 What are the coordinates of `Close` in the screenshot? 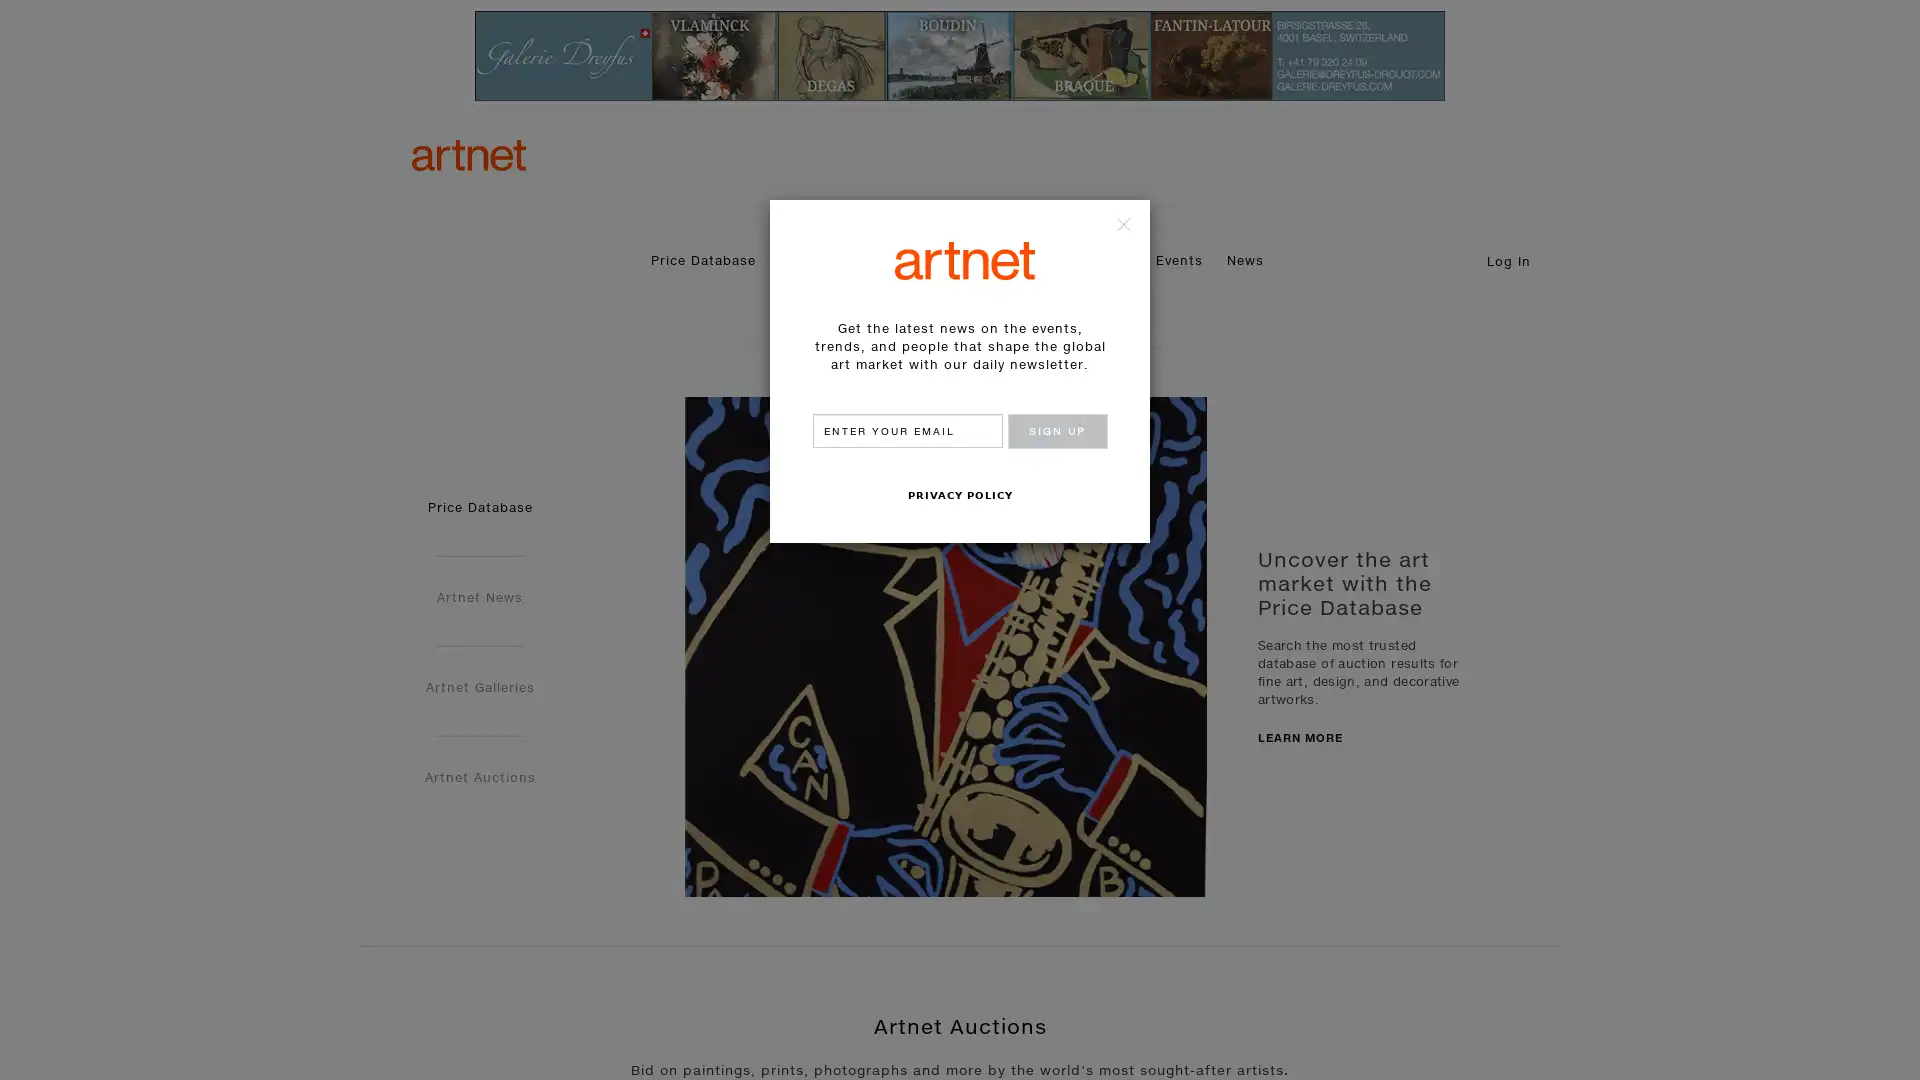 It's located at (1118, 226).